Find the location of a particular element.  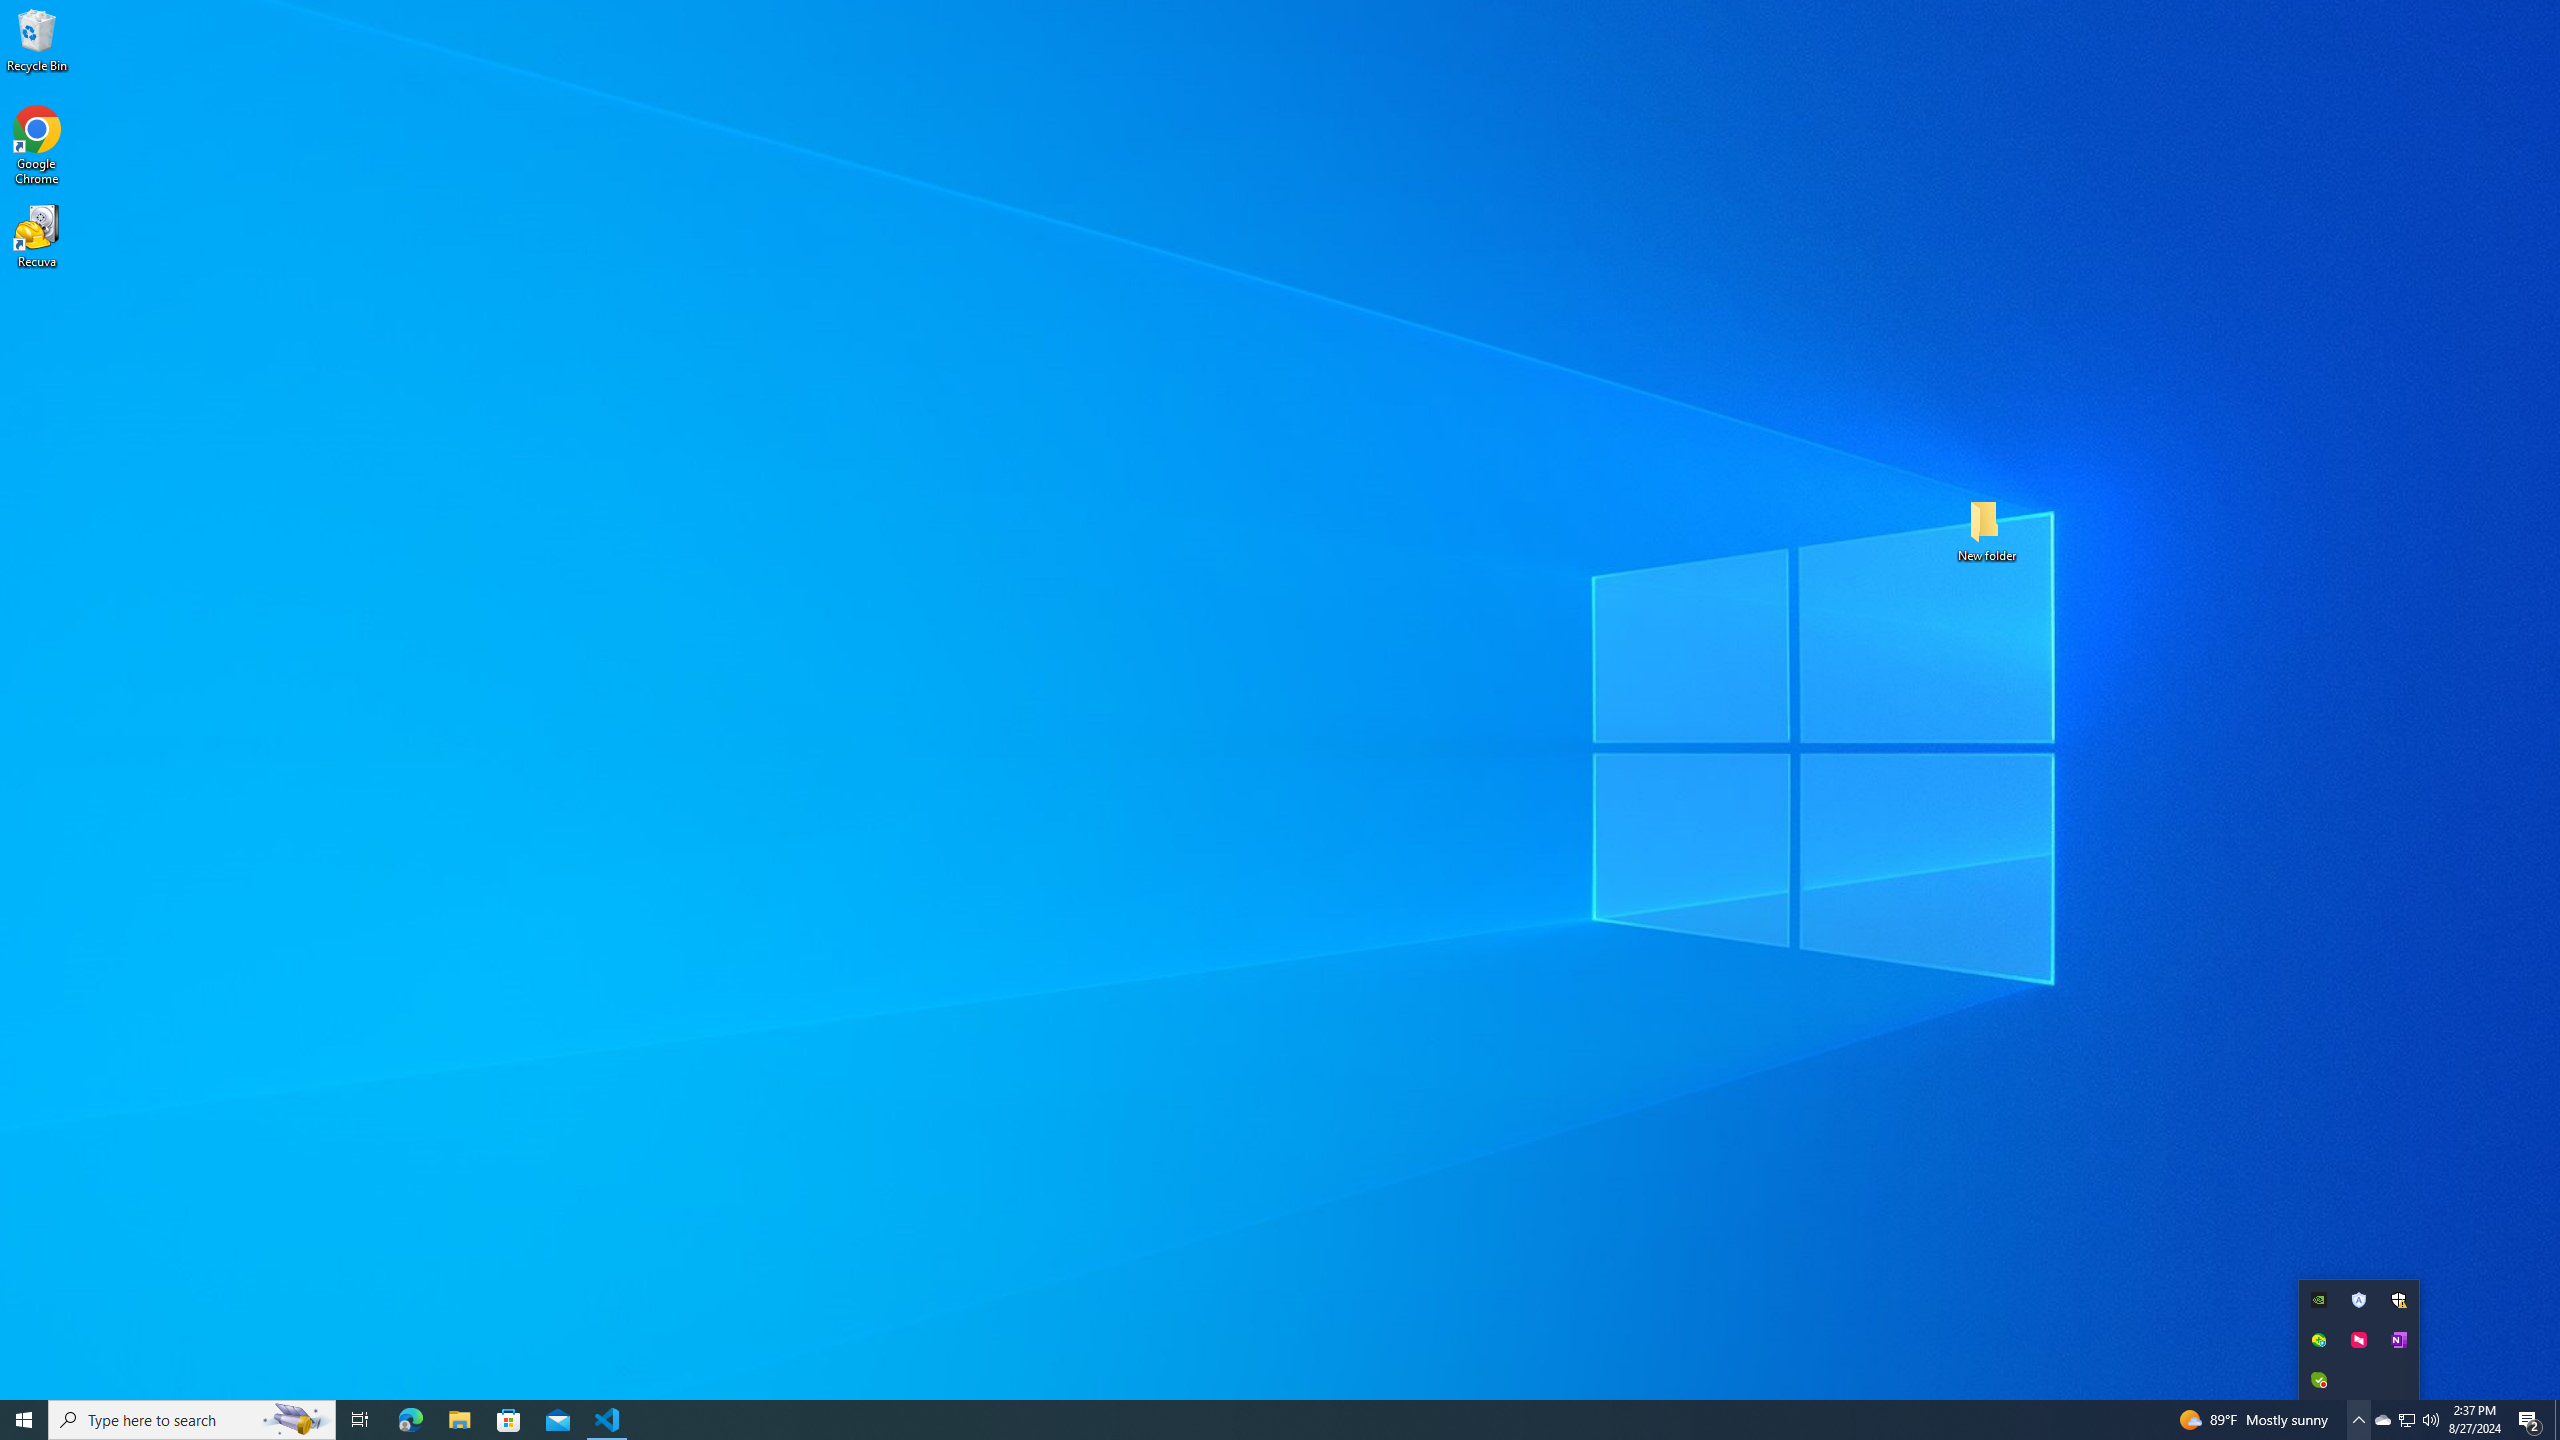

'NVIDIA Settings' is located at coordinates (2319, 1299).